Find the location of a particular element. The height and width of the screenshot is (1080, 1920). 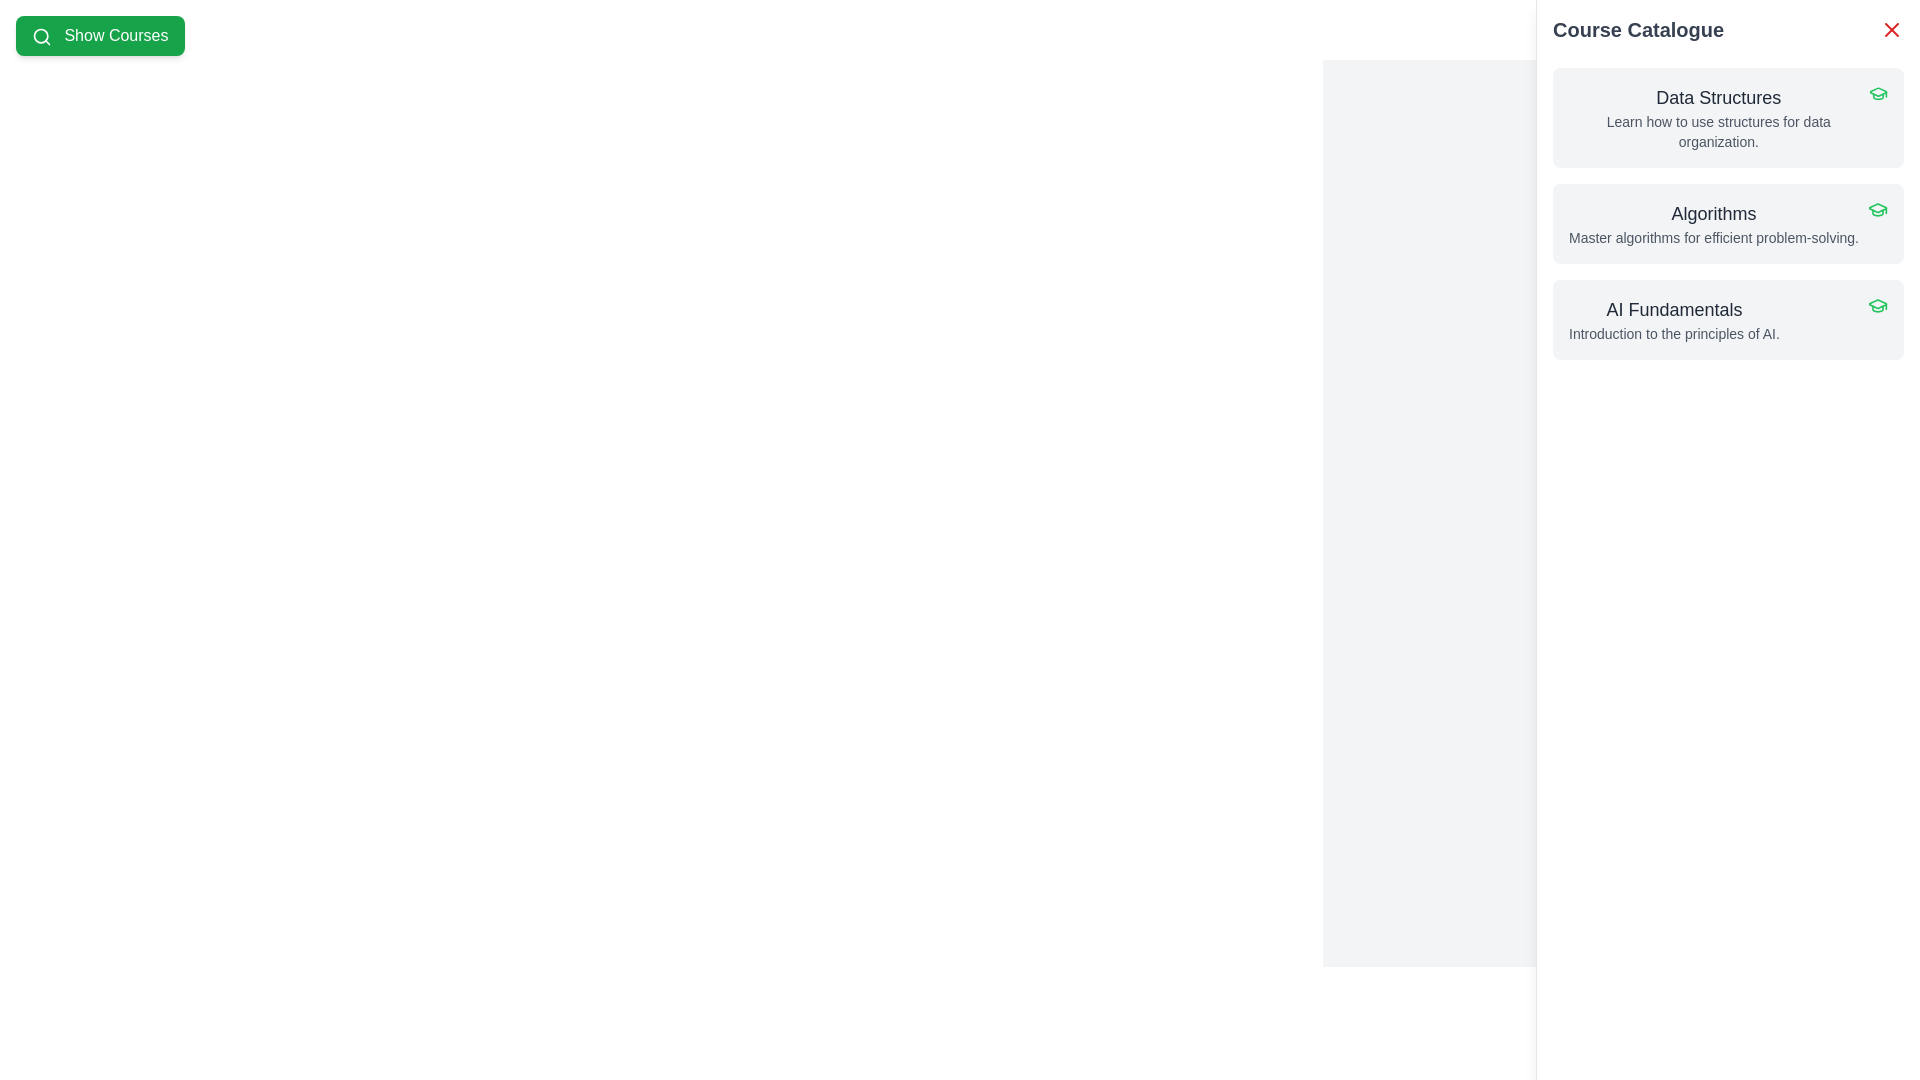

the topmost entry of the descriptive item card titled 'Data Structures' is located at coordinates (1717, 118).